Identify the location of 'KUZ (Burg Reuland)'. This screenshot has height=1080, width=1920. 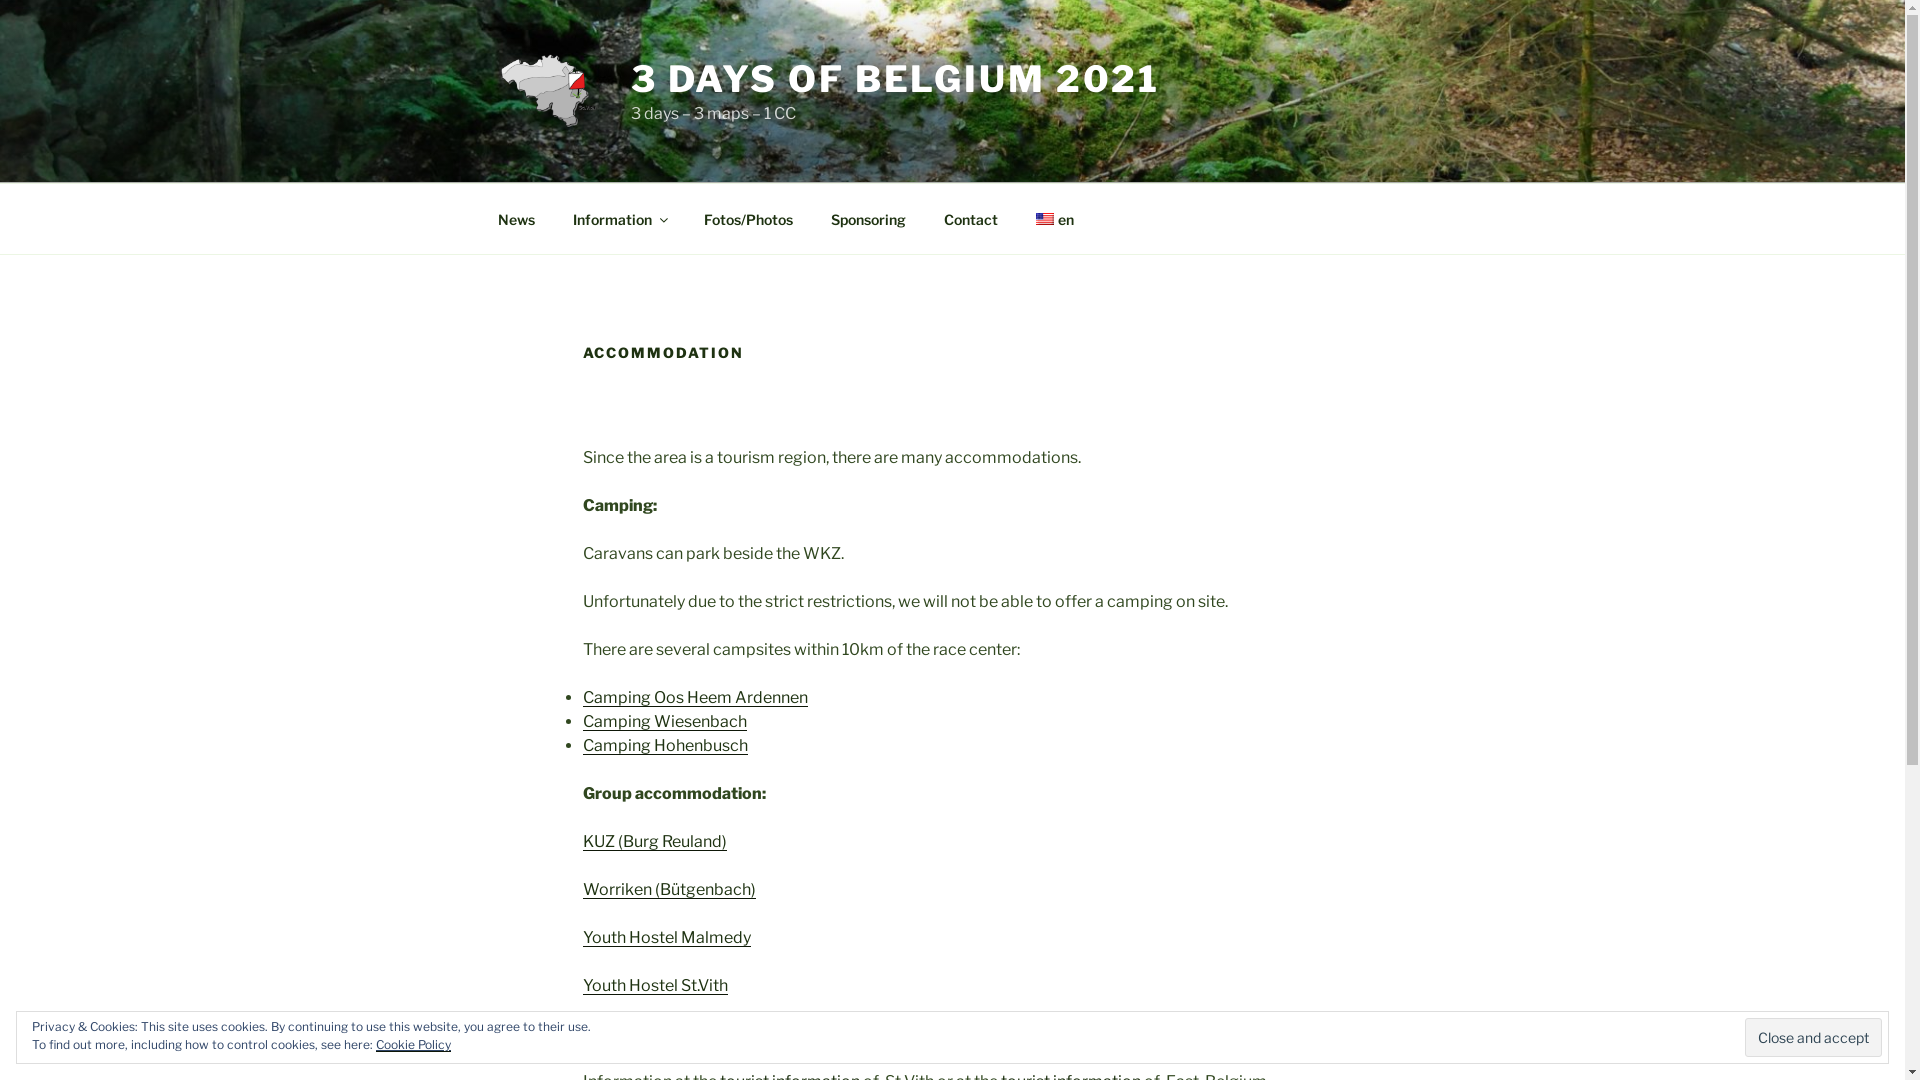
(653, 841).